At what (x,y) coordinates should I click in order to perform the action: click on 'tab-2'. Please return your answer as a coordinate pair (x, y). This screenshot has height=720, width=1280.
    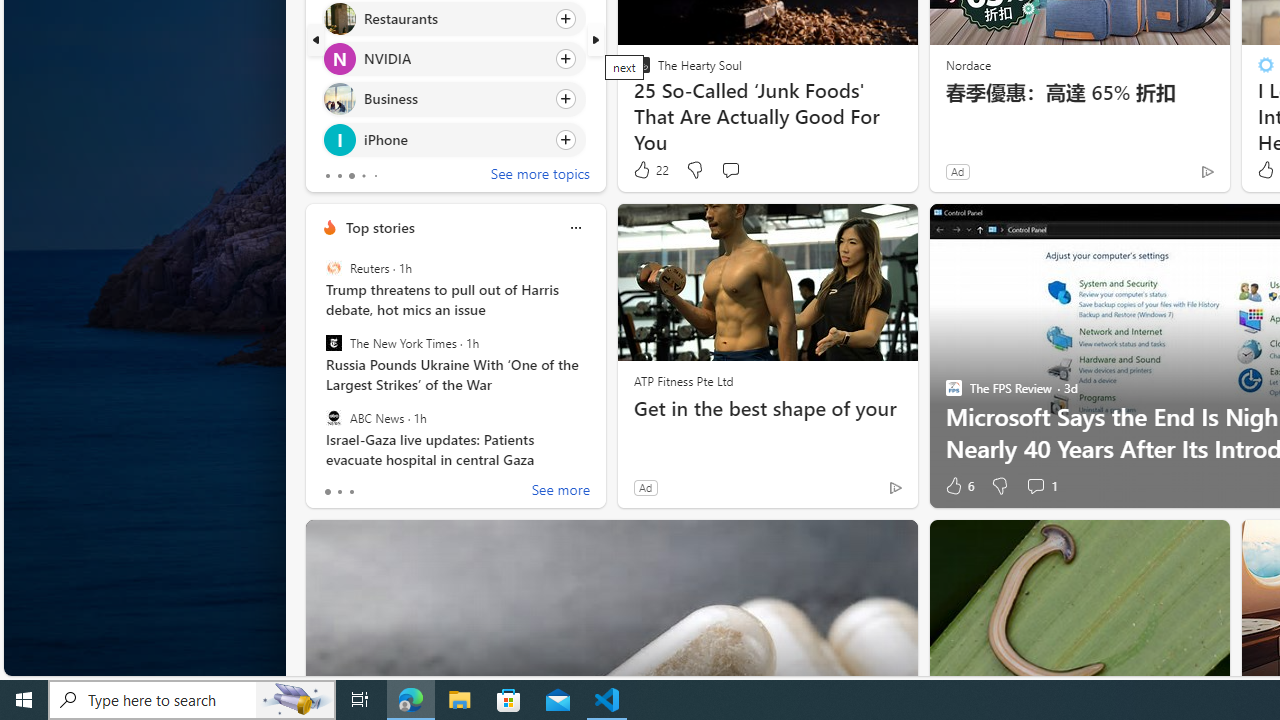
    Looking at the image, I should click on (352, 492).